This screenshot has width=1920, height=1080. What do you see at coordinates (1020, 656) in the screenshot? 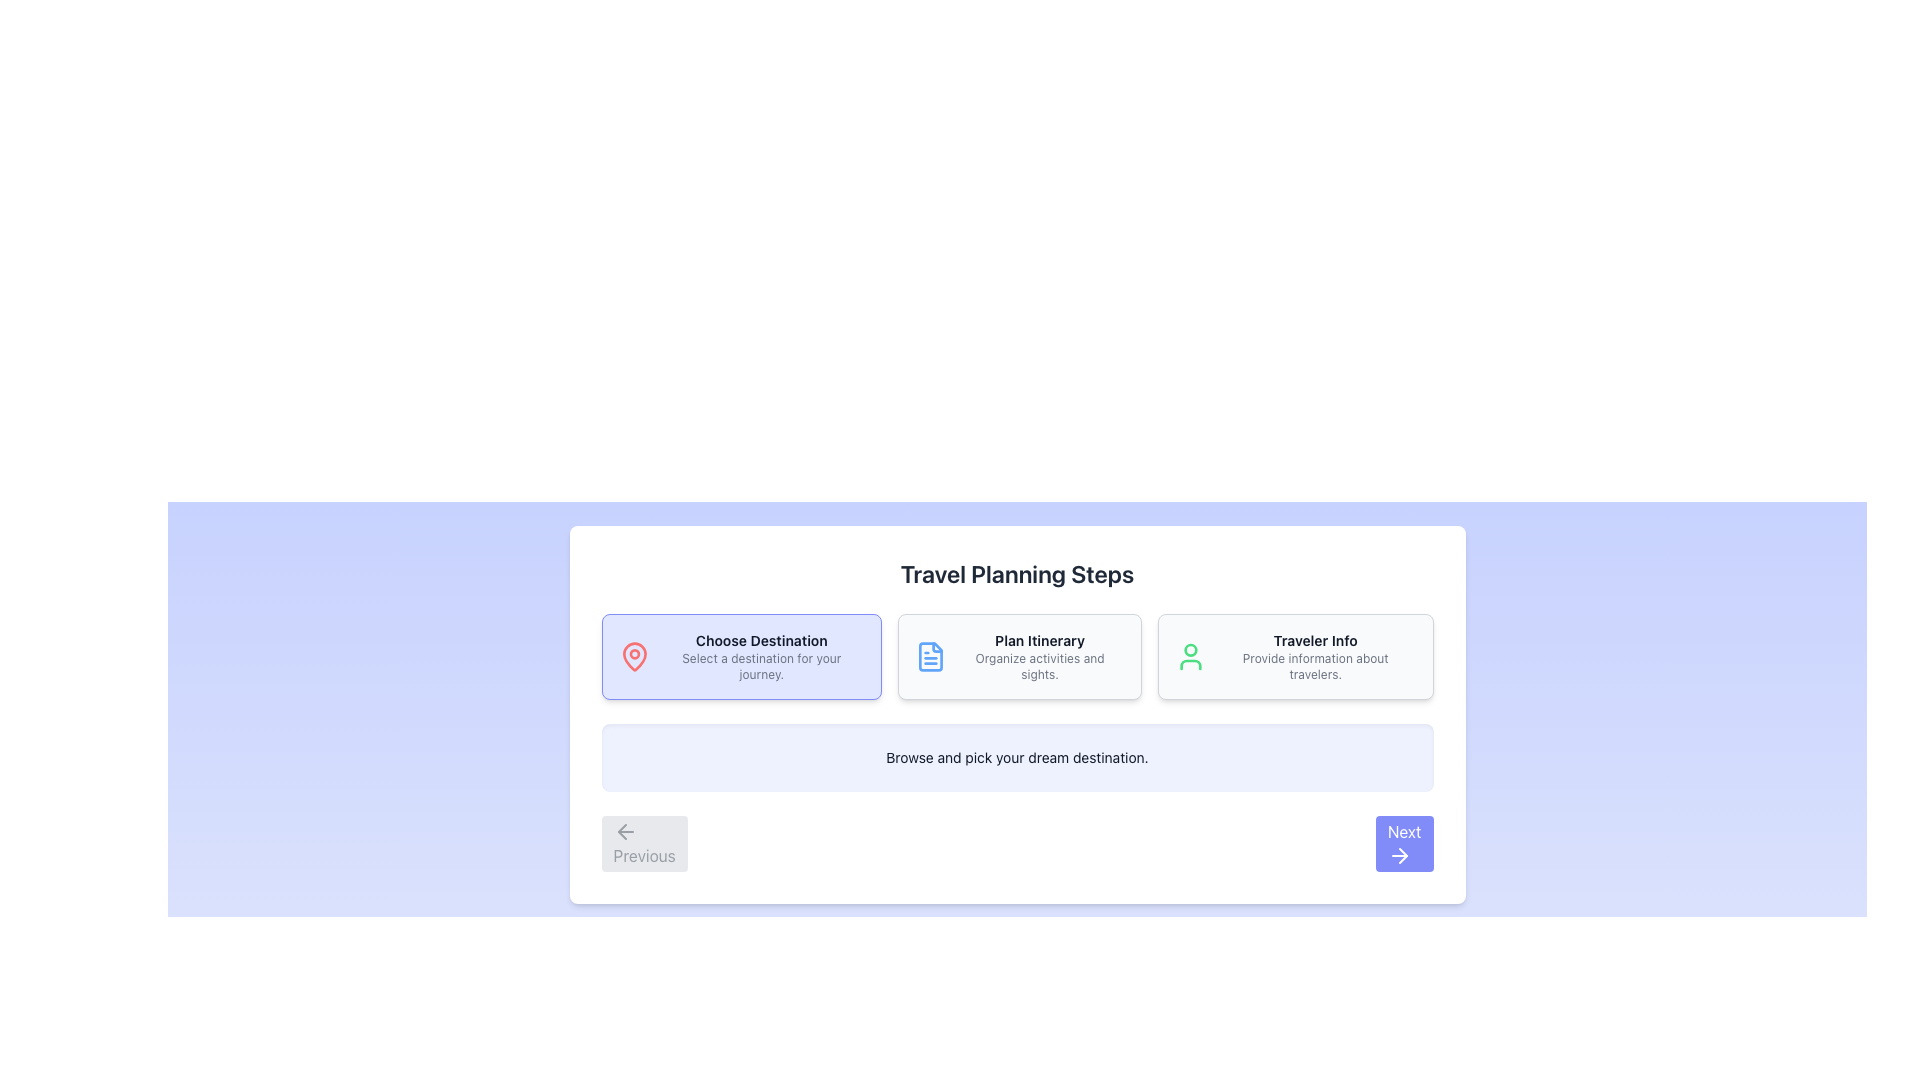
I see `the middle selectable card in the travel planning steps section, which is positioned between the 'Choose Destination' and 'Traveler Info' cards` at bounding box center [1020, 656].